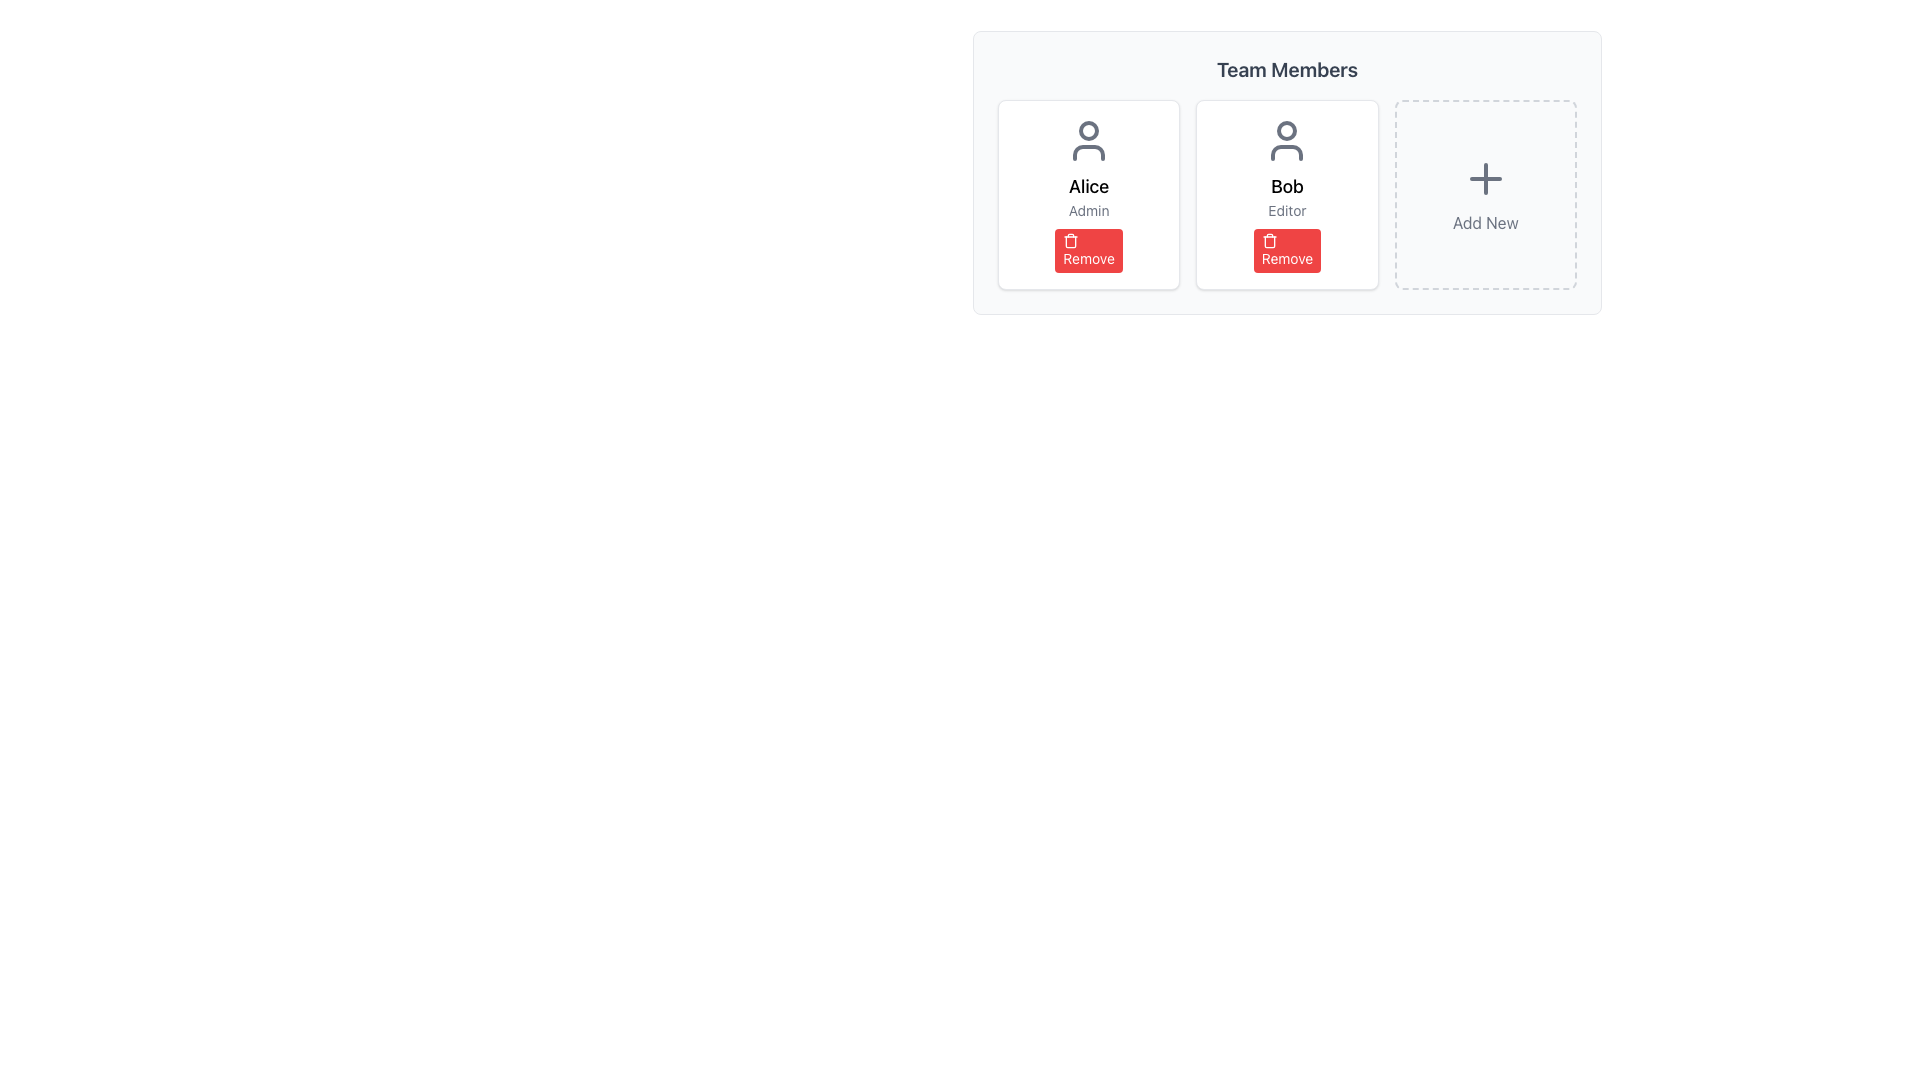  I want to click on the 'Remove' button containing the trash can icon under the card for user Bob in the 'Team Members' section, so click(1268, 239).